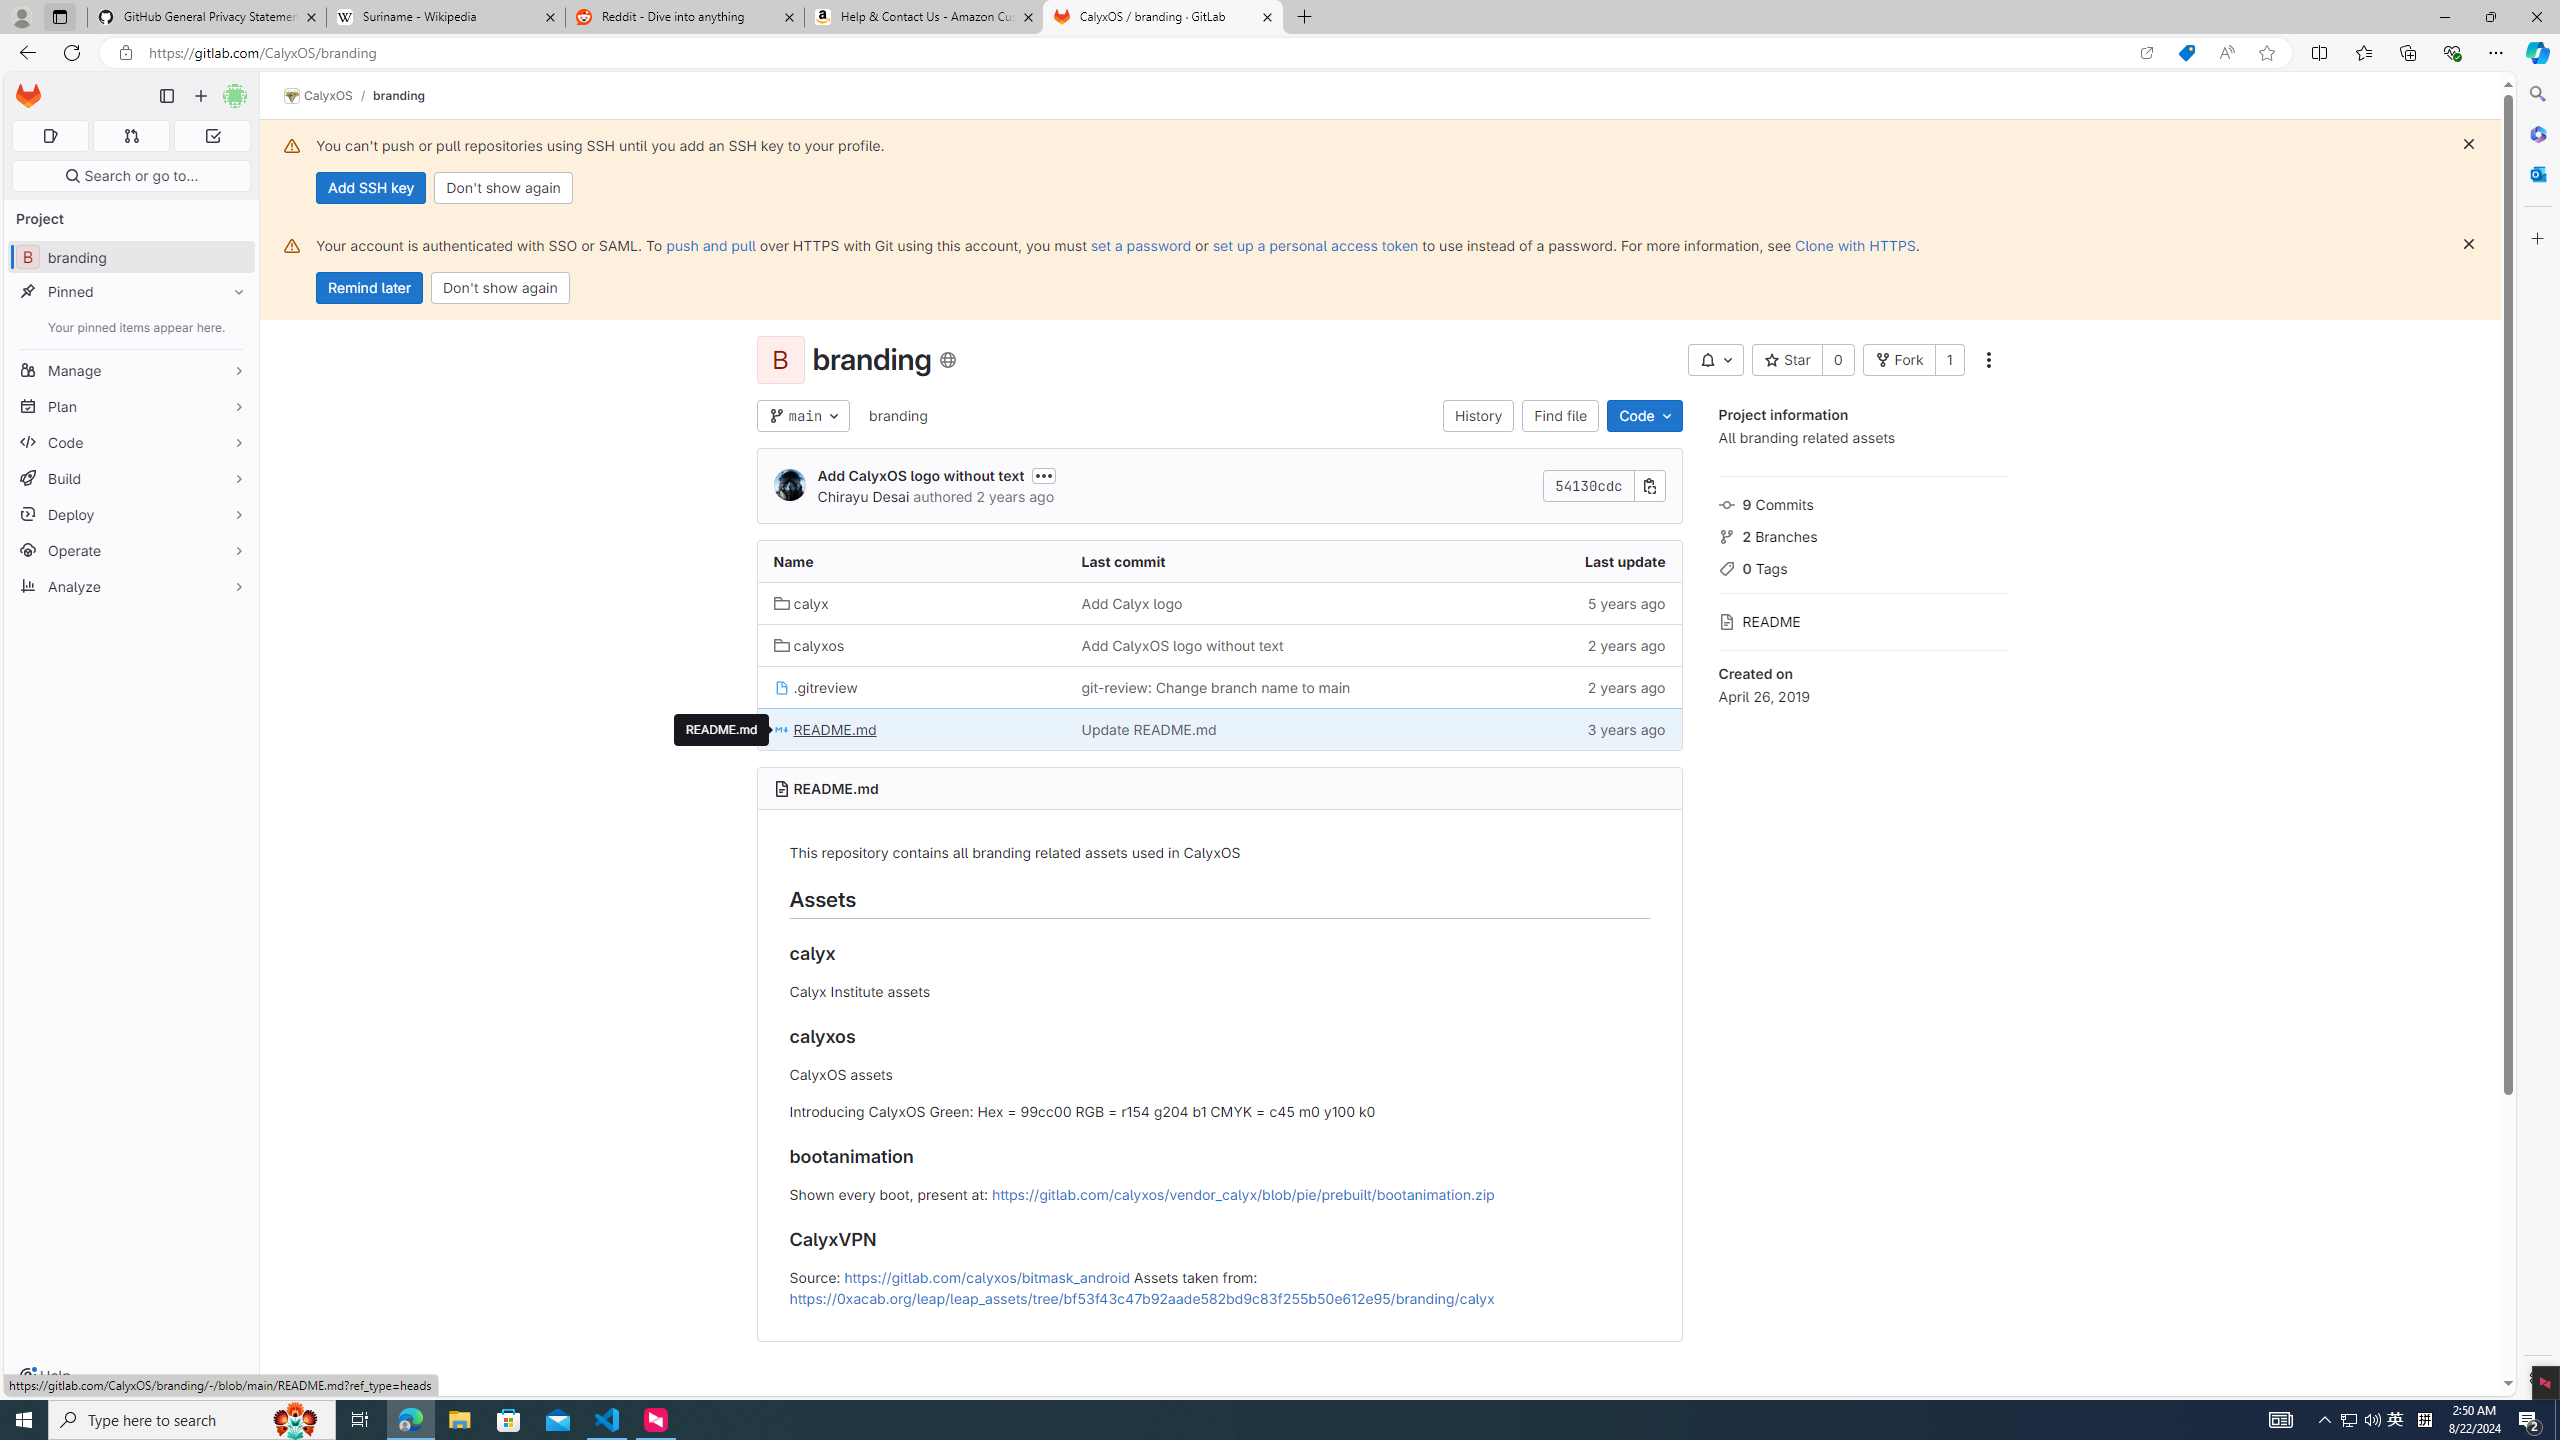  Describe the element at coordinates (317, 95) in the screenshot. I see `'CalyxOS'` at that location.